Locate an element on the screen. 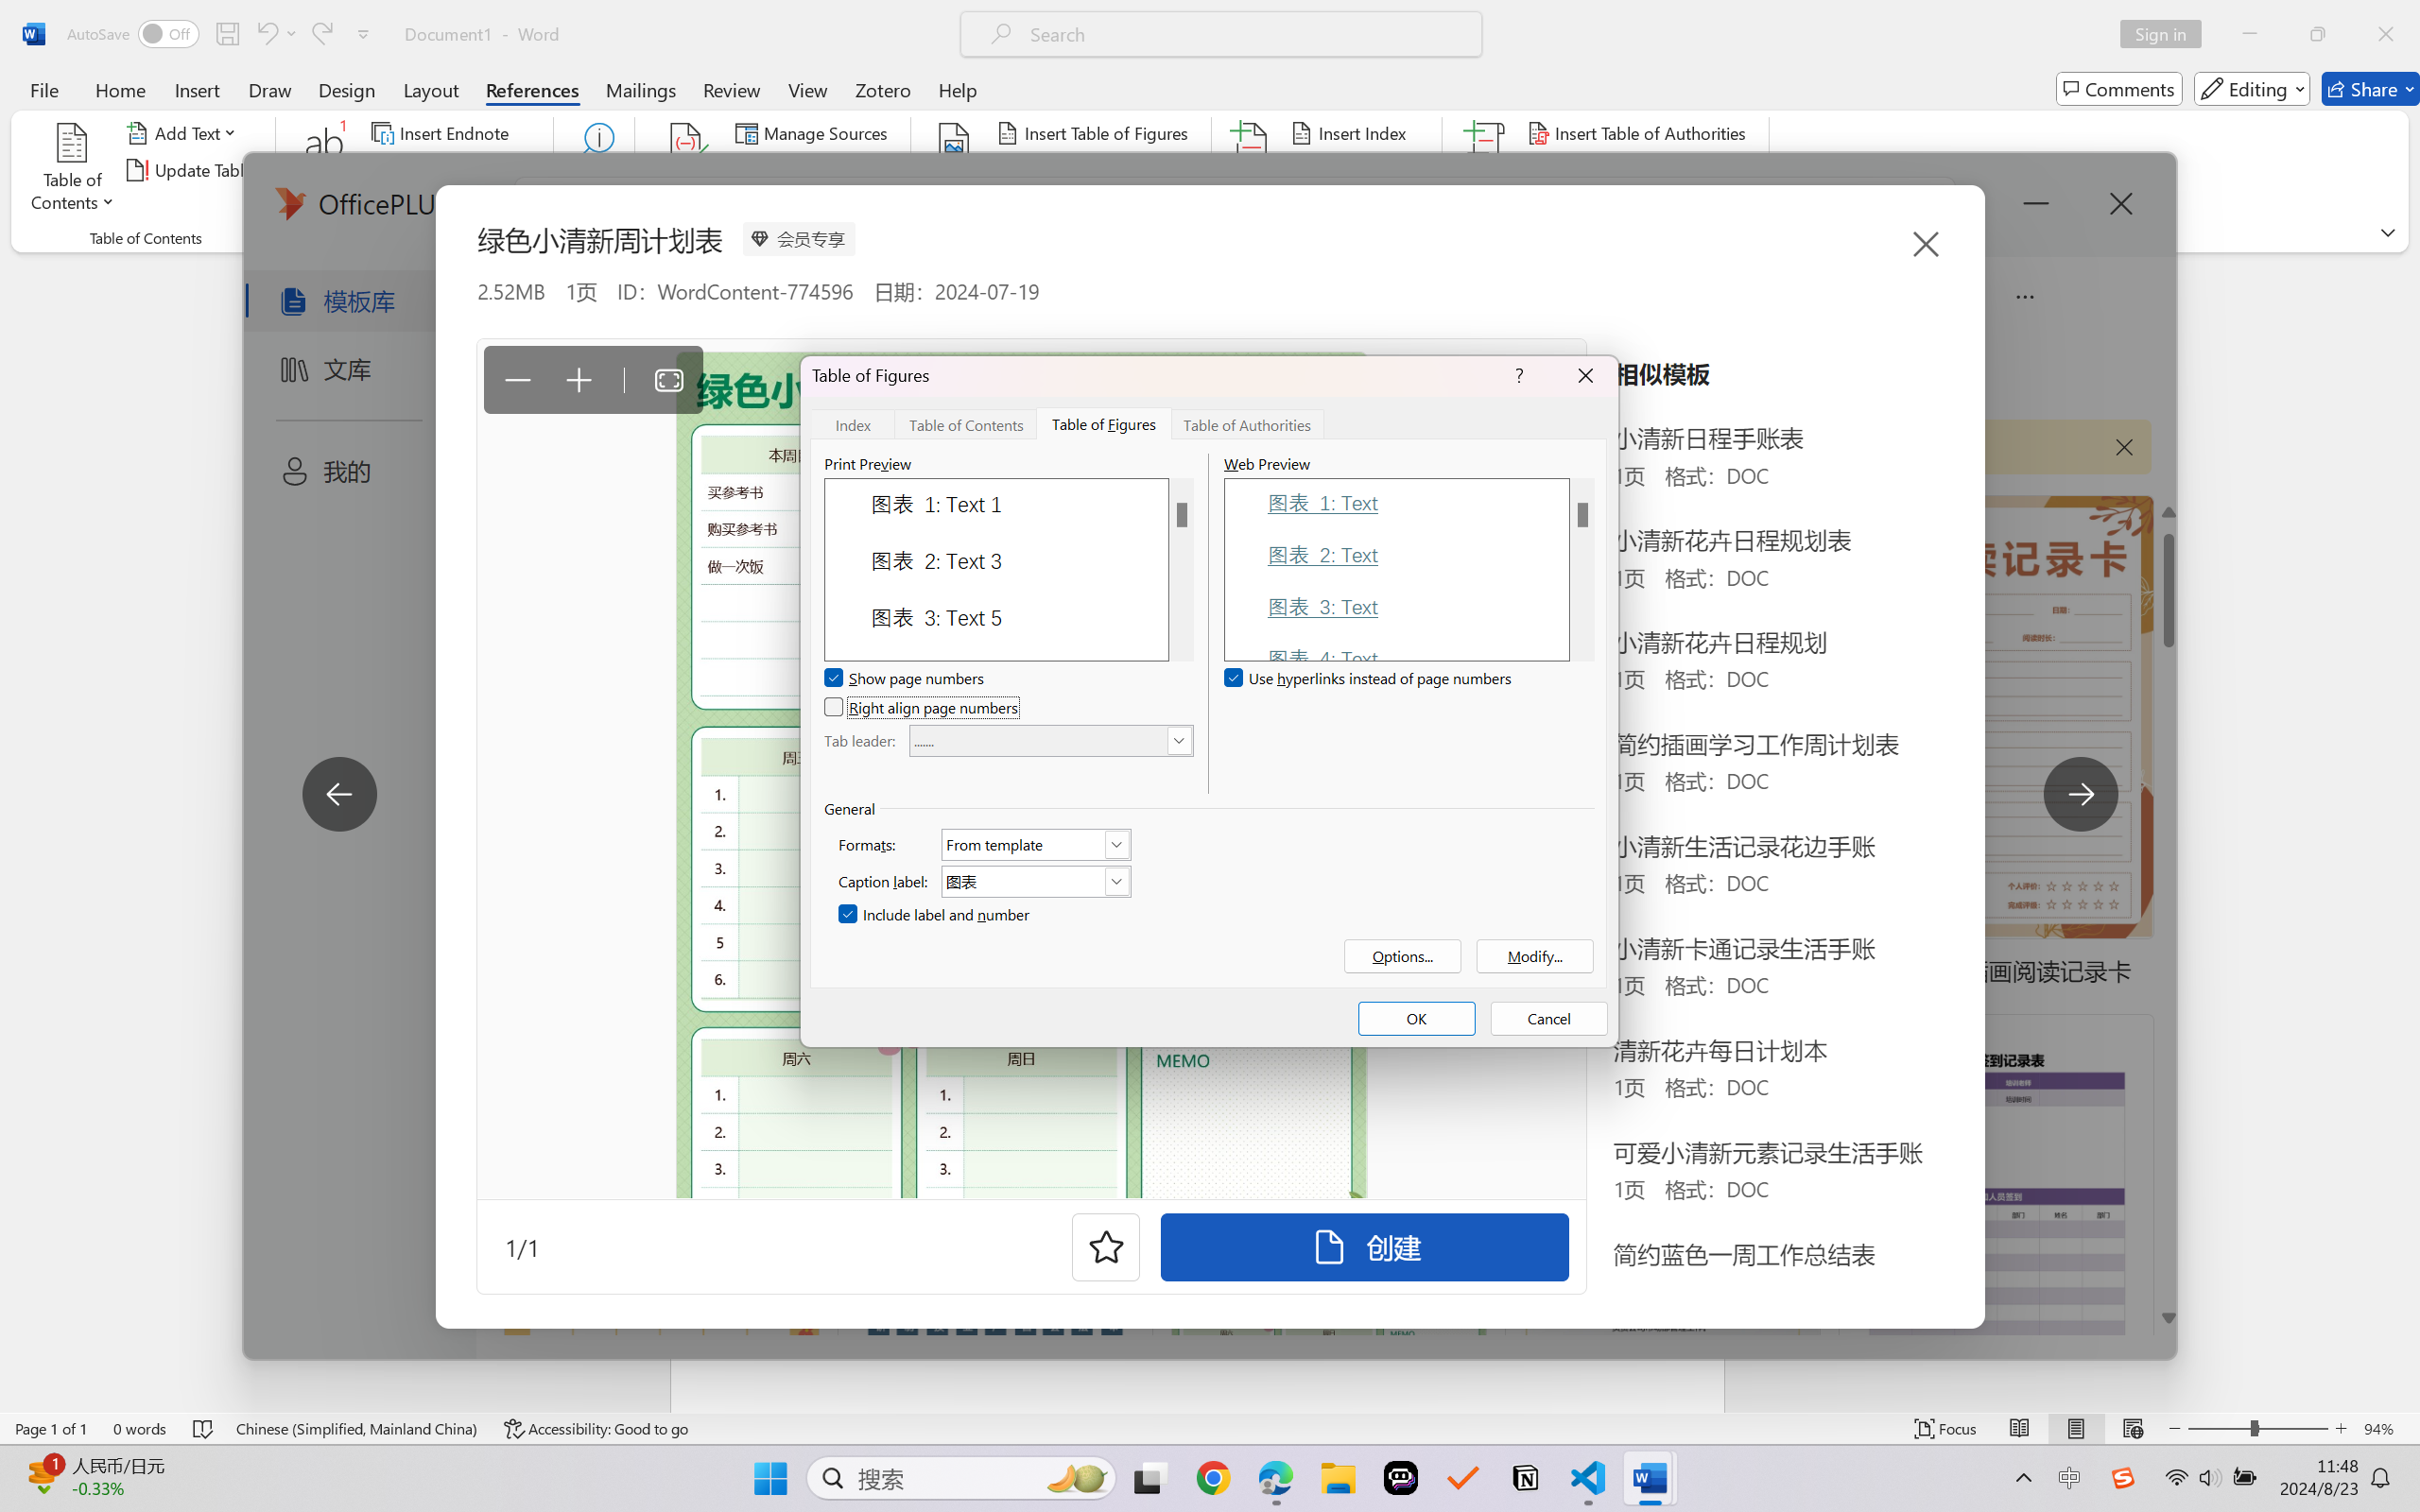 The width and height of the screenshot is (2420, 1512). 'Editing' is located at coordinates (2253, 88).